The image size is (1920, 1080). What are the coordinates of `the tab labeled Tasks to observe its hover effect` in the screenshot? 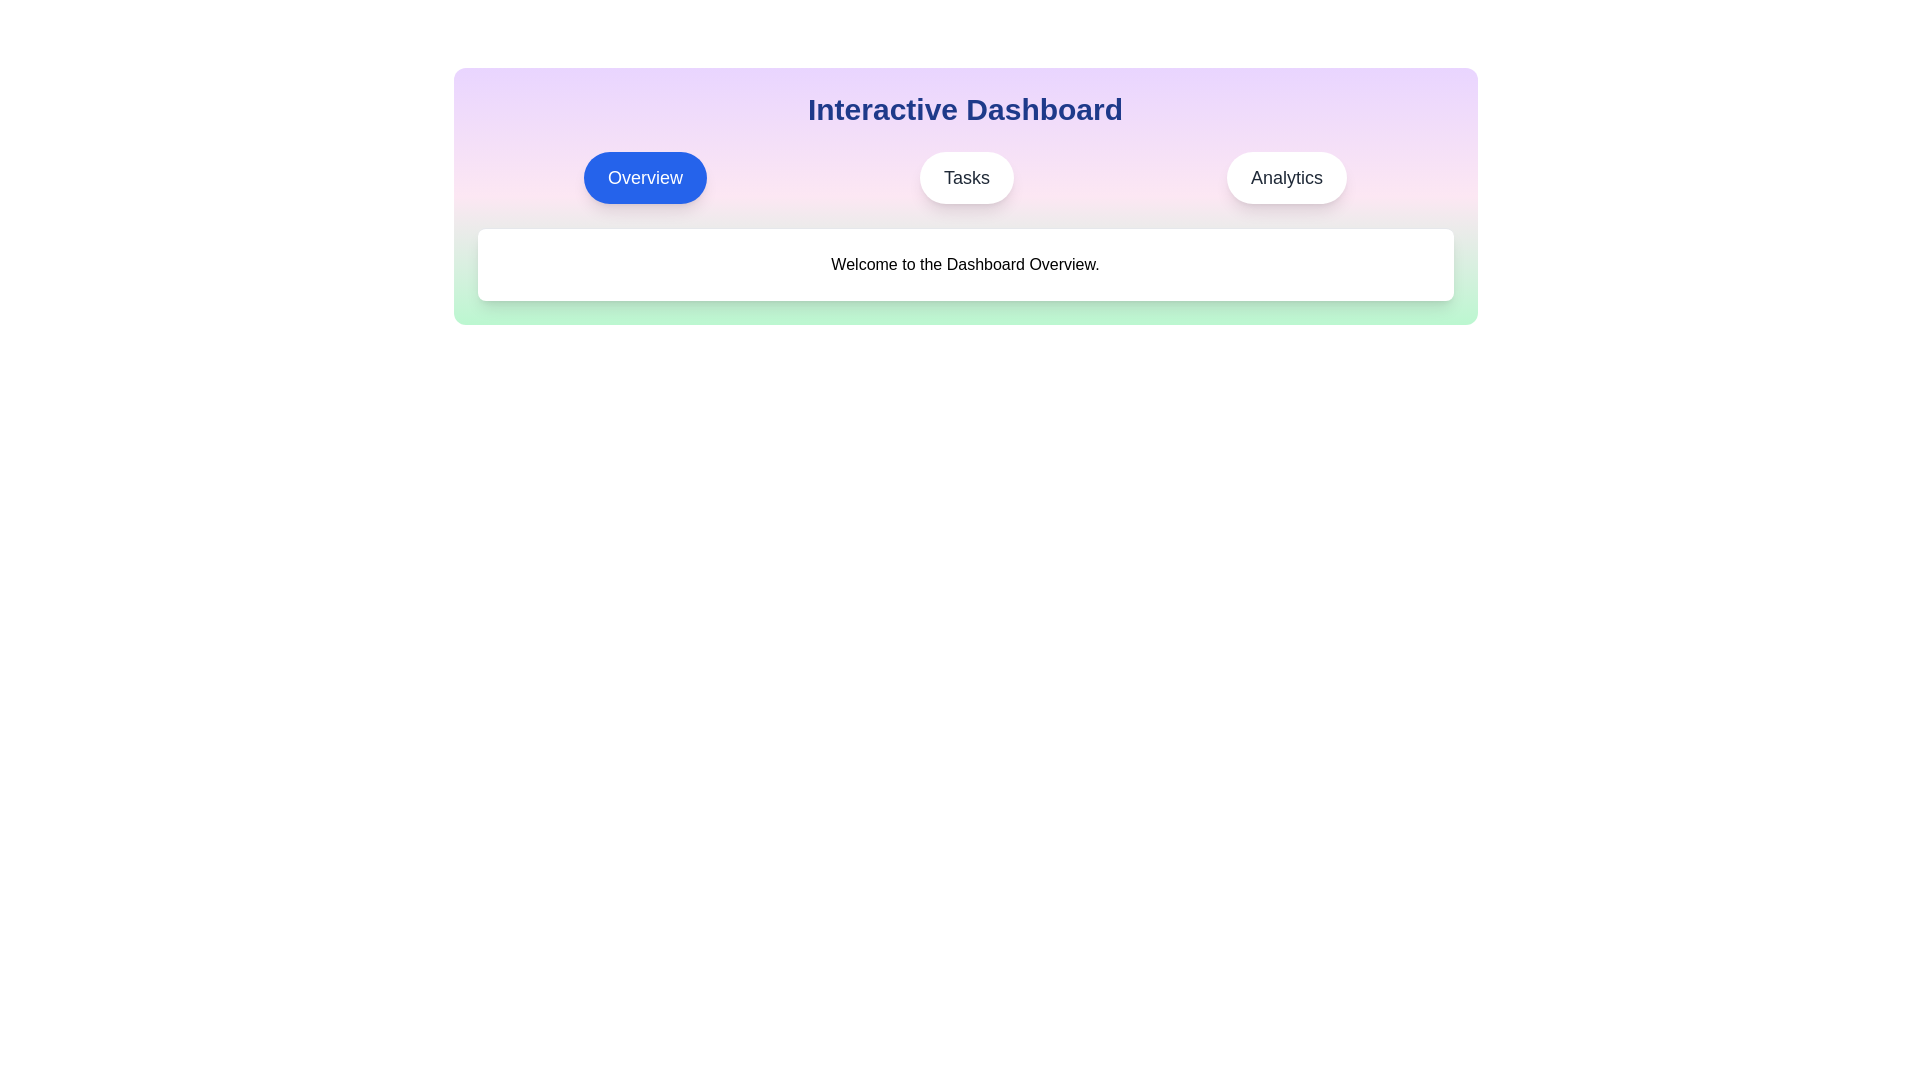 It's located at (966, 176).